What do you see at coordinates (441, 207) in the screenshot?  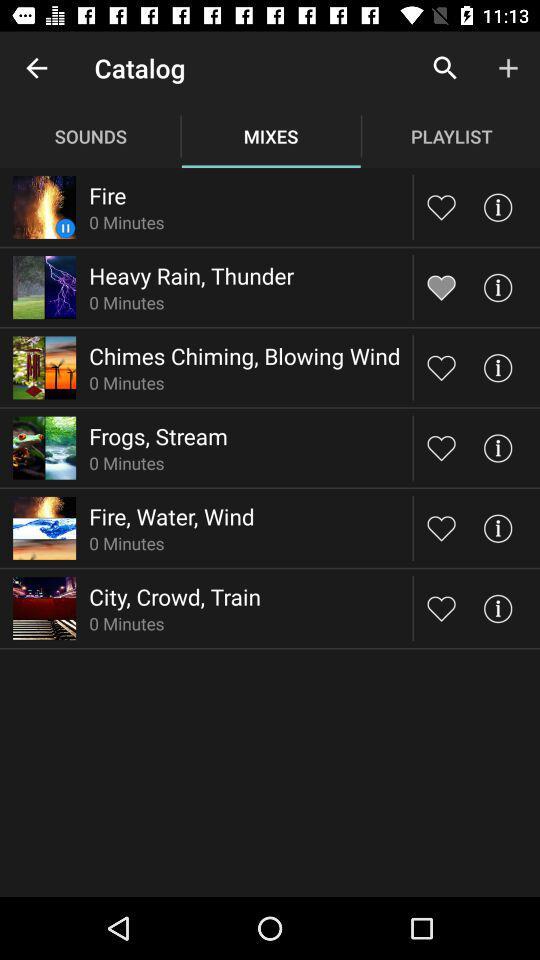 I see `to like a particular picture` at bounding box center [441, 207].